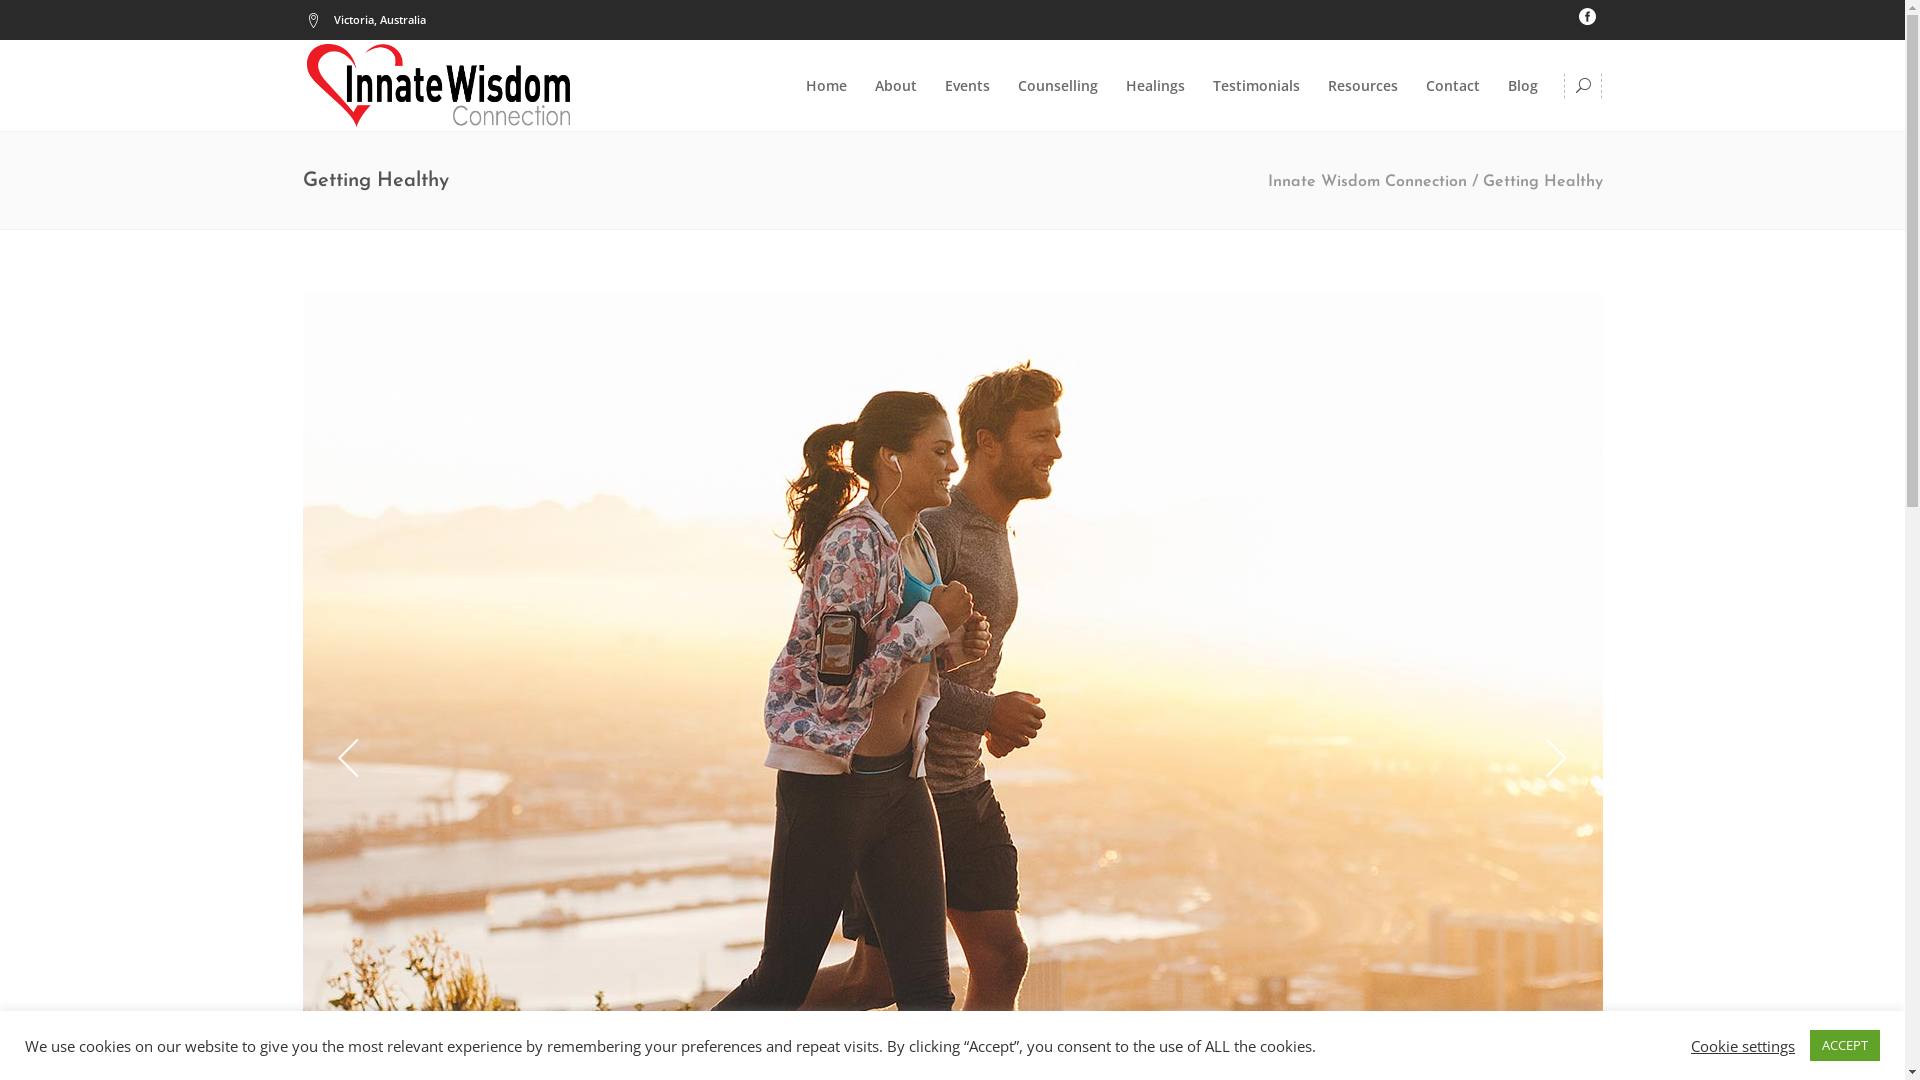 This screenshot has height=1080, width=1920. What do you see at coordinates (826, 84) in the screenshot?
I see `'Home'` at bounding box center [826, 84].